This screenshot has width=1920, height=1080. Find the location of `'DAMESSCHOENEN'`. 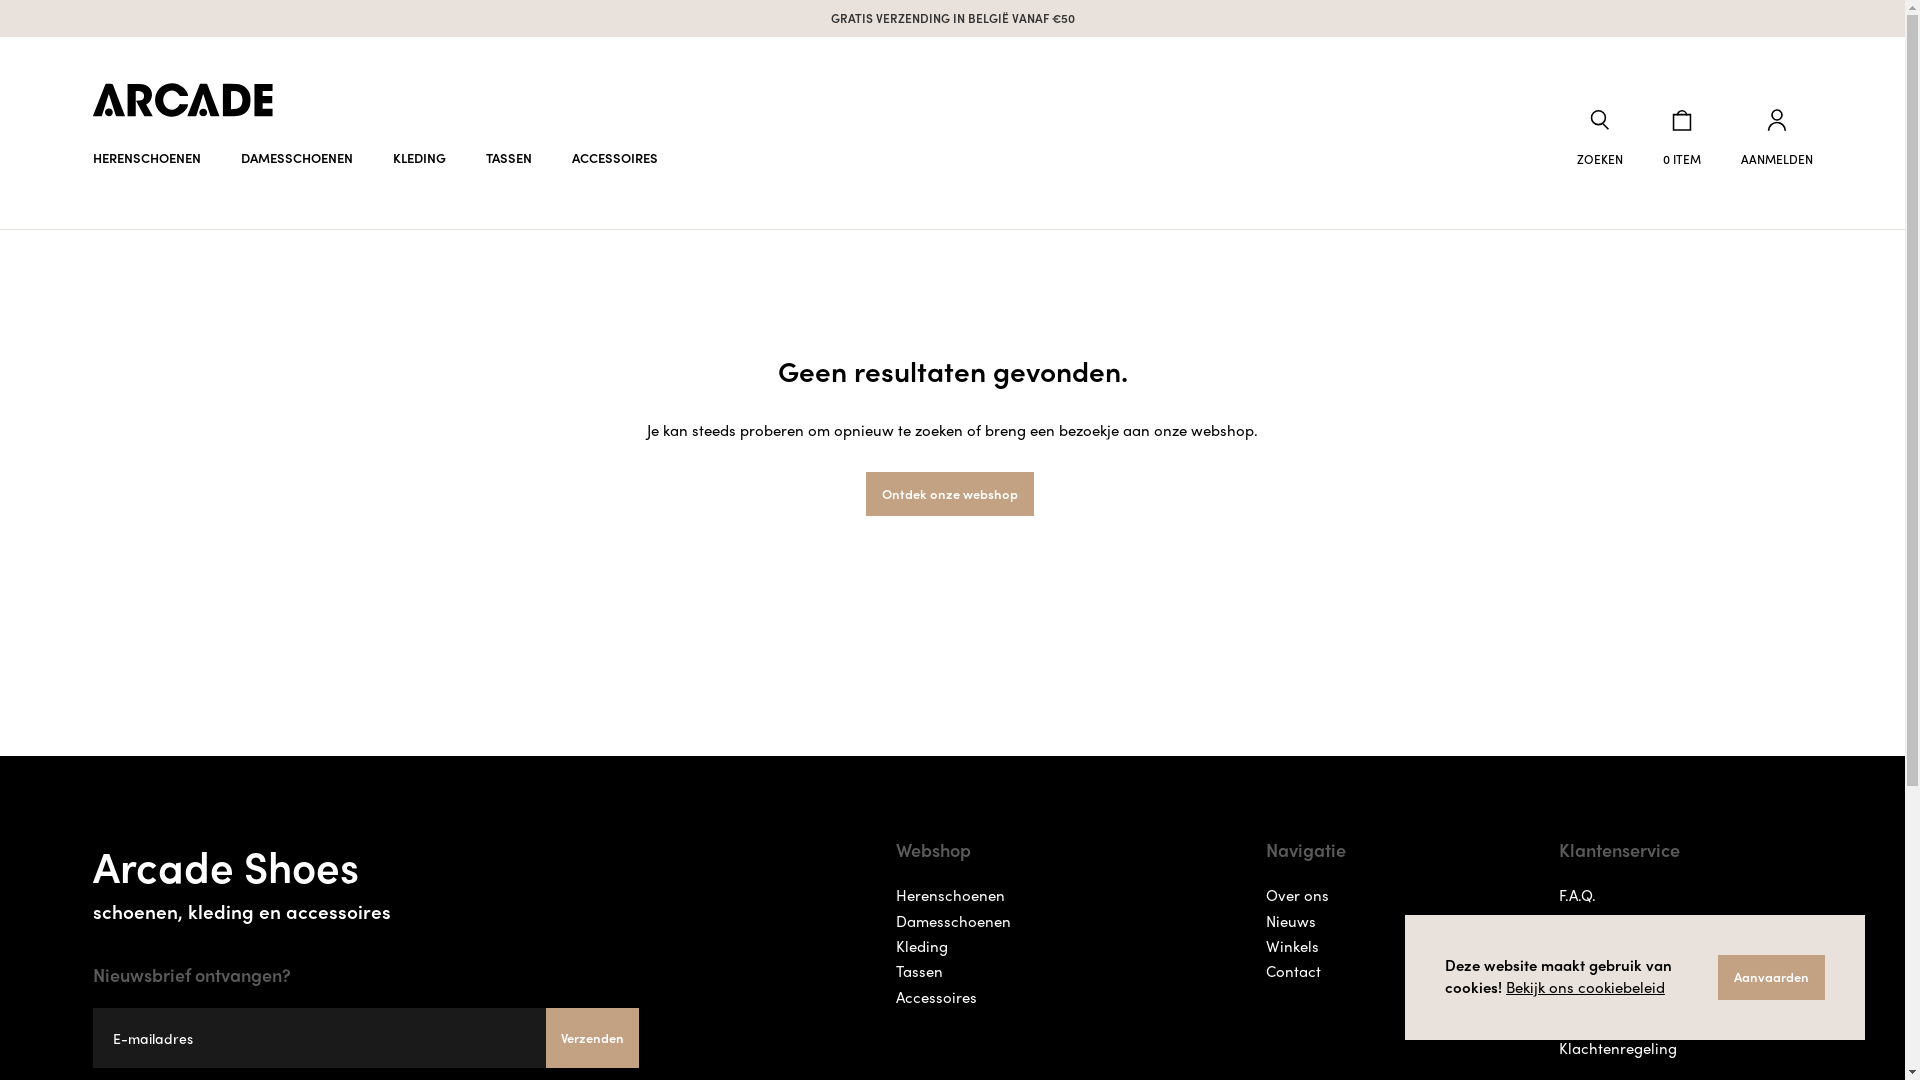

'DAMESSCHOENEN' is located at coordinates (295, 156).